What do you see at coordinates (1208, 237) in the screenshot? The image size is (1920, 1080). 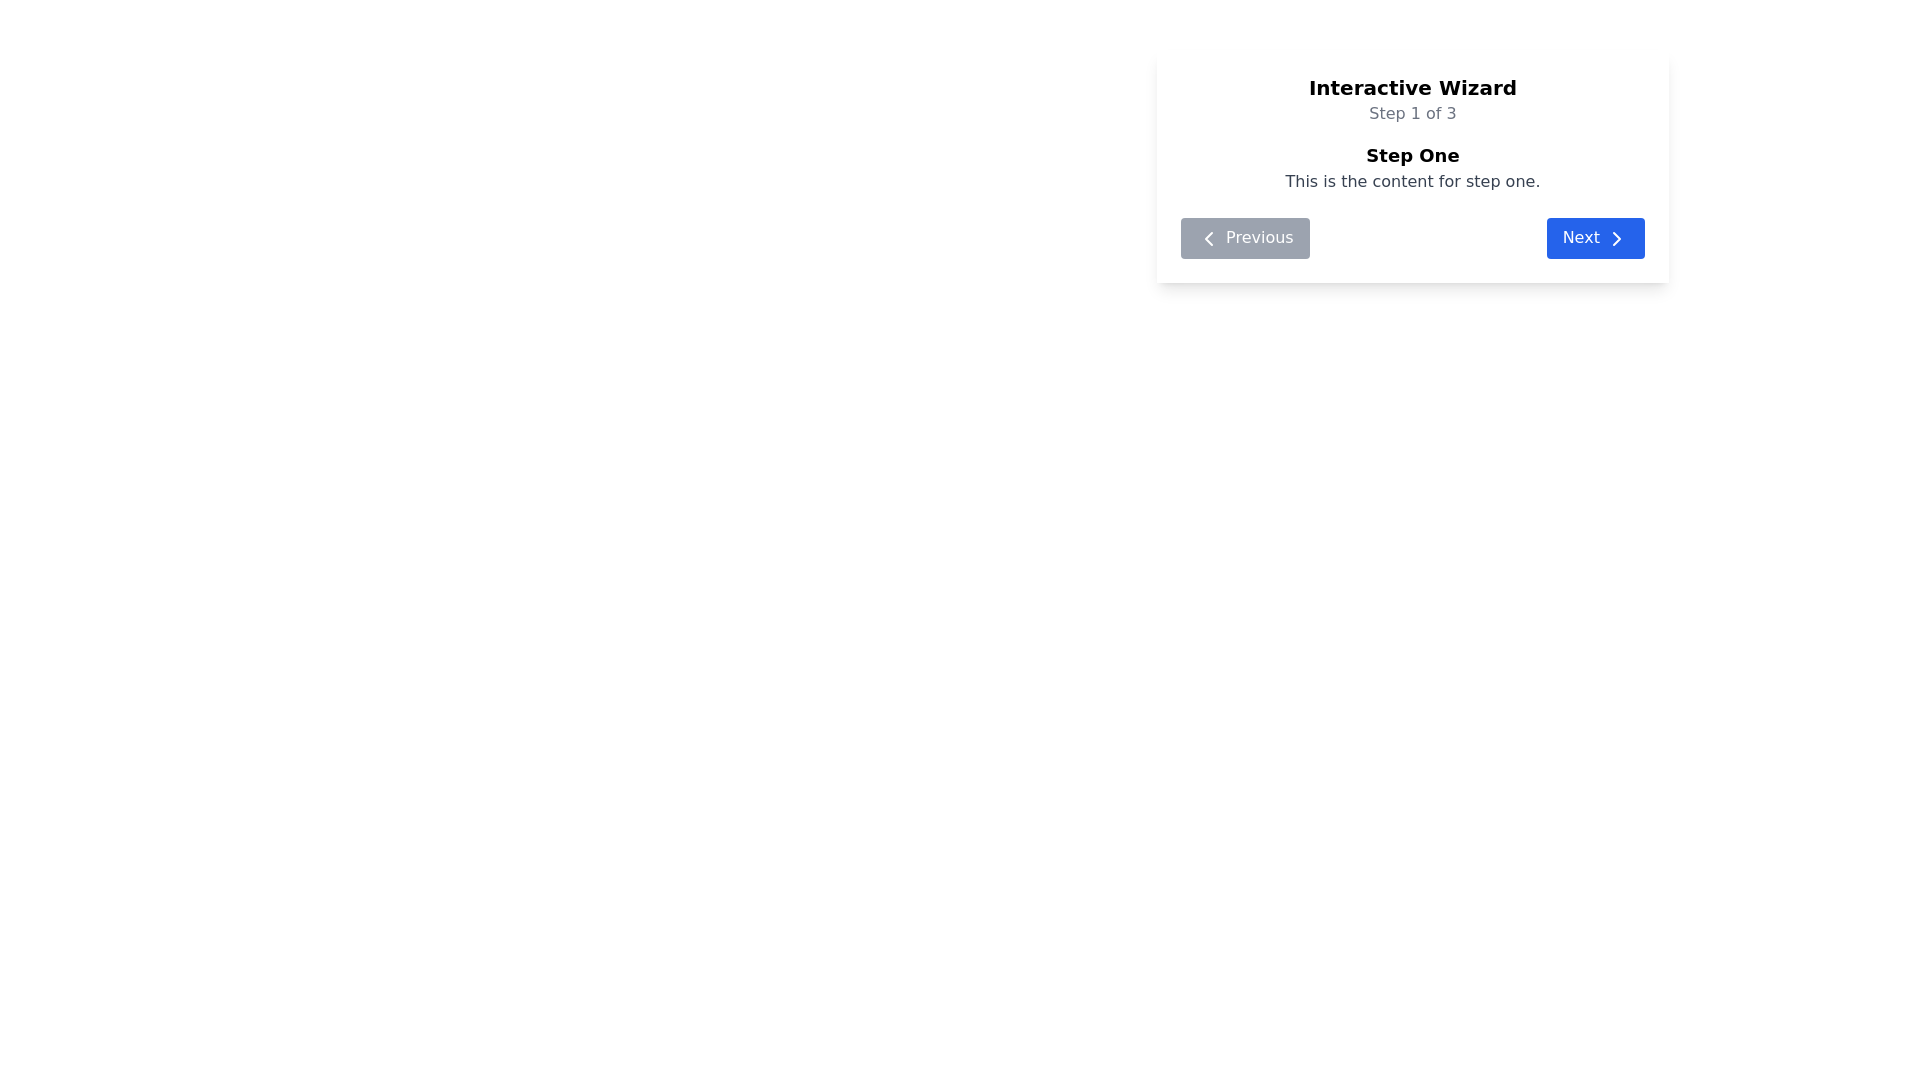 I see `the left-pointing chevron icon within the 'Previous' button` at bounding box center [1208, 237].